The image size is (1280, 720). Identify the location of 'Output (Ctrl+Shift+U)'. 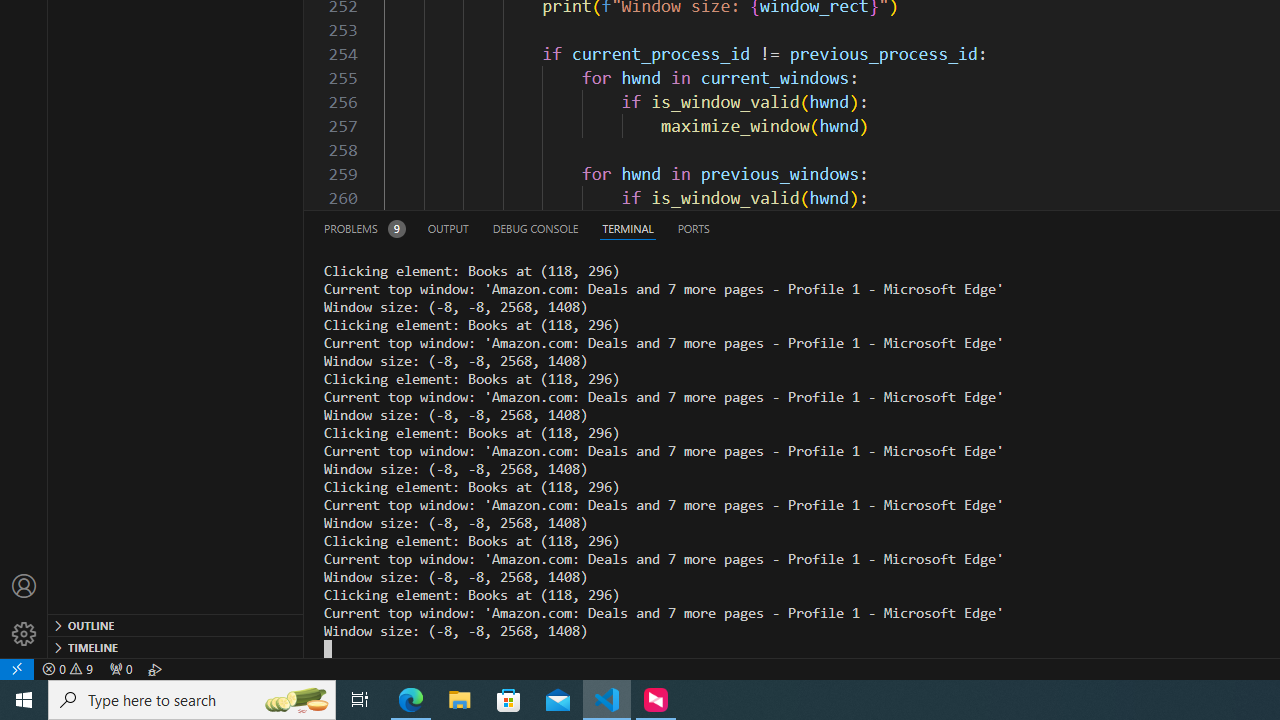
(447, 227).